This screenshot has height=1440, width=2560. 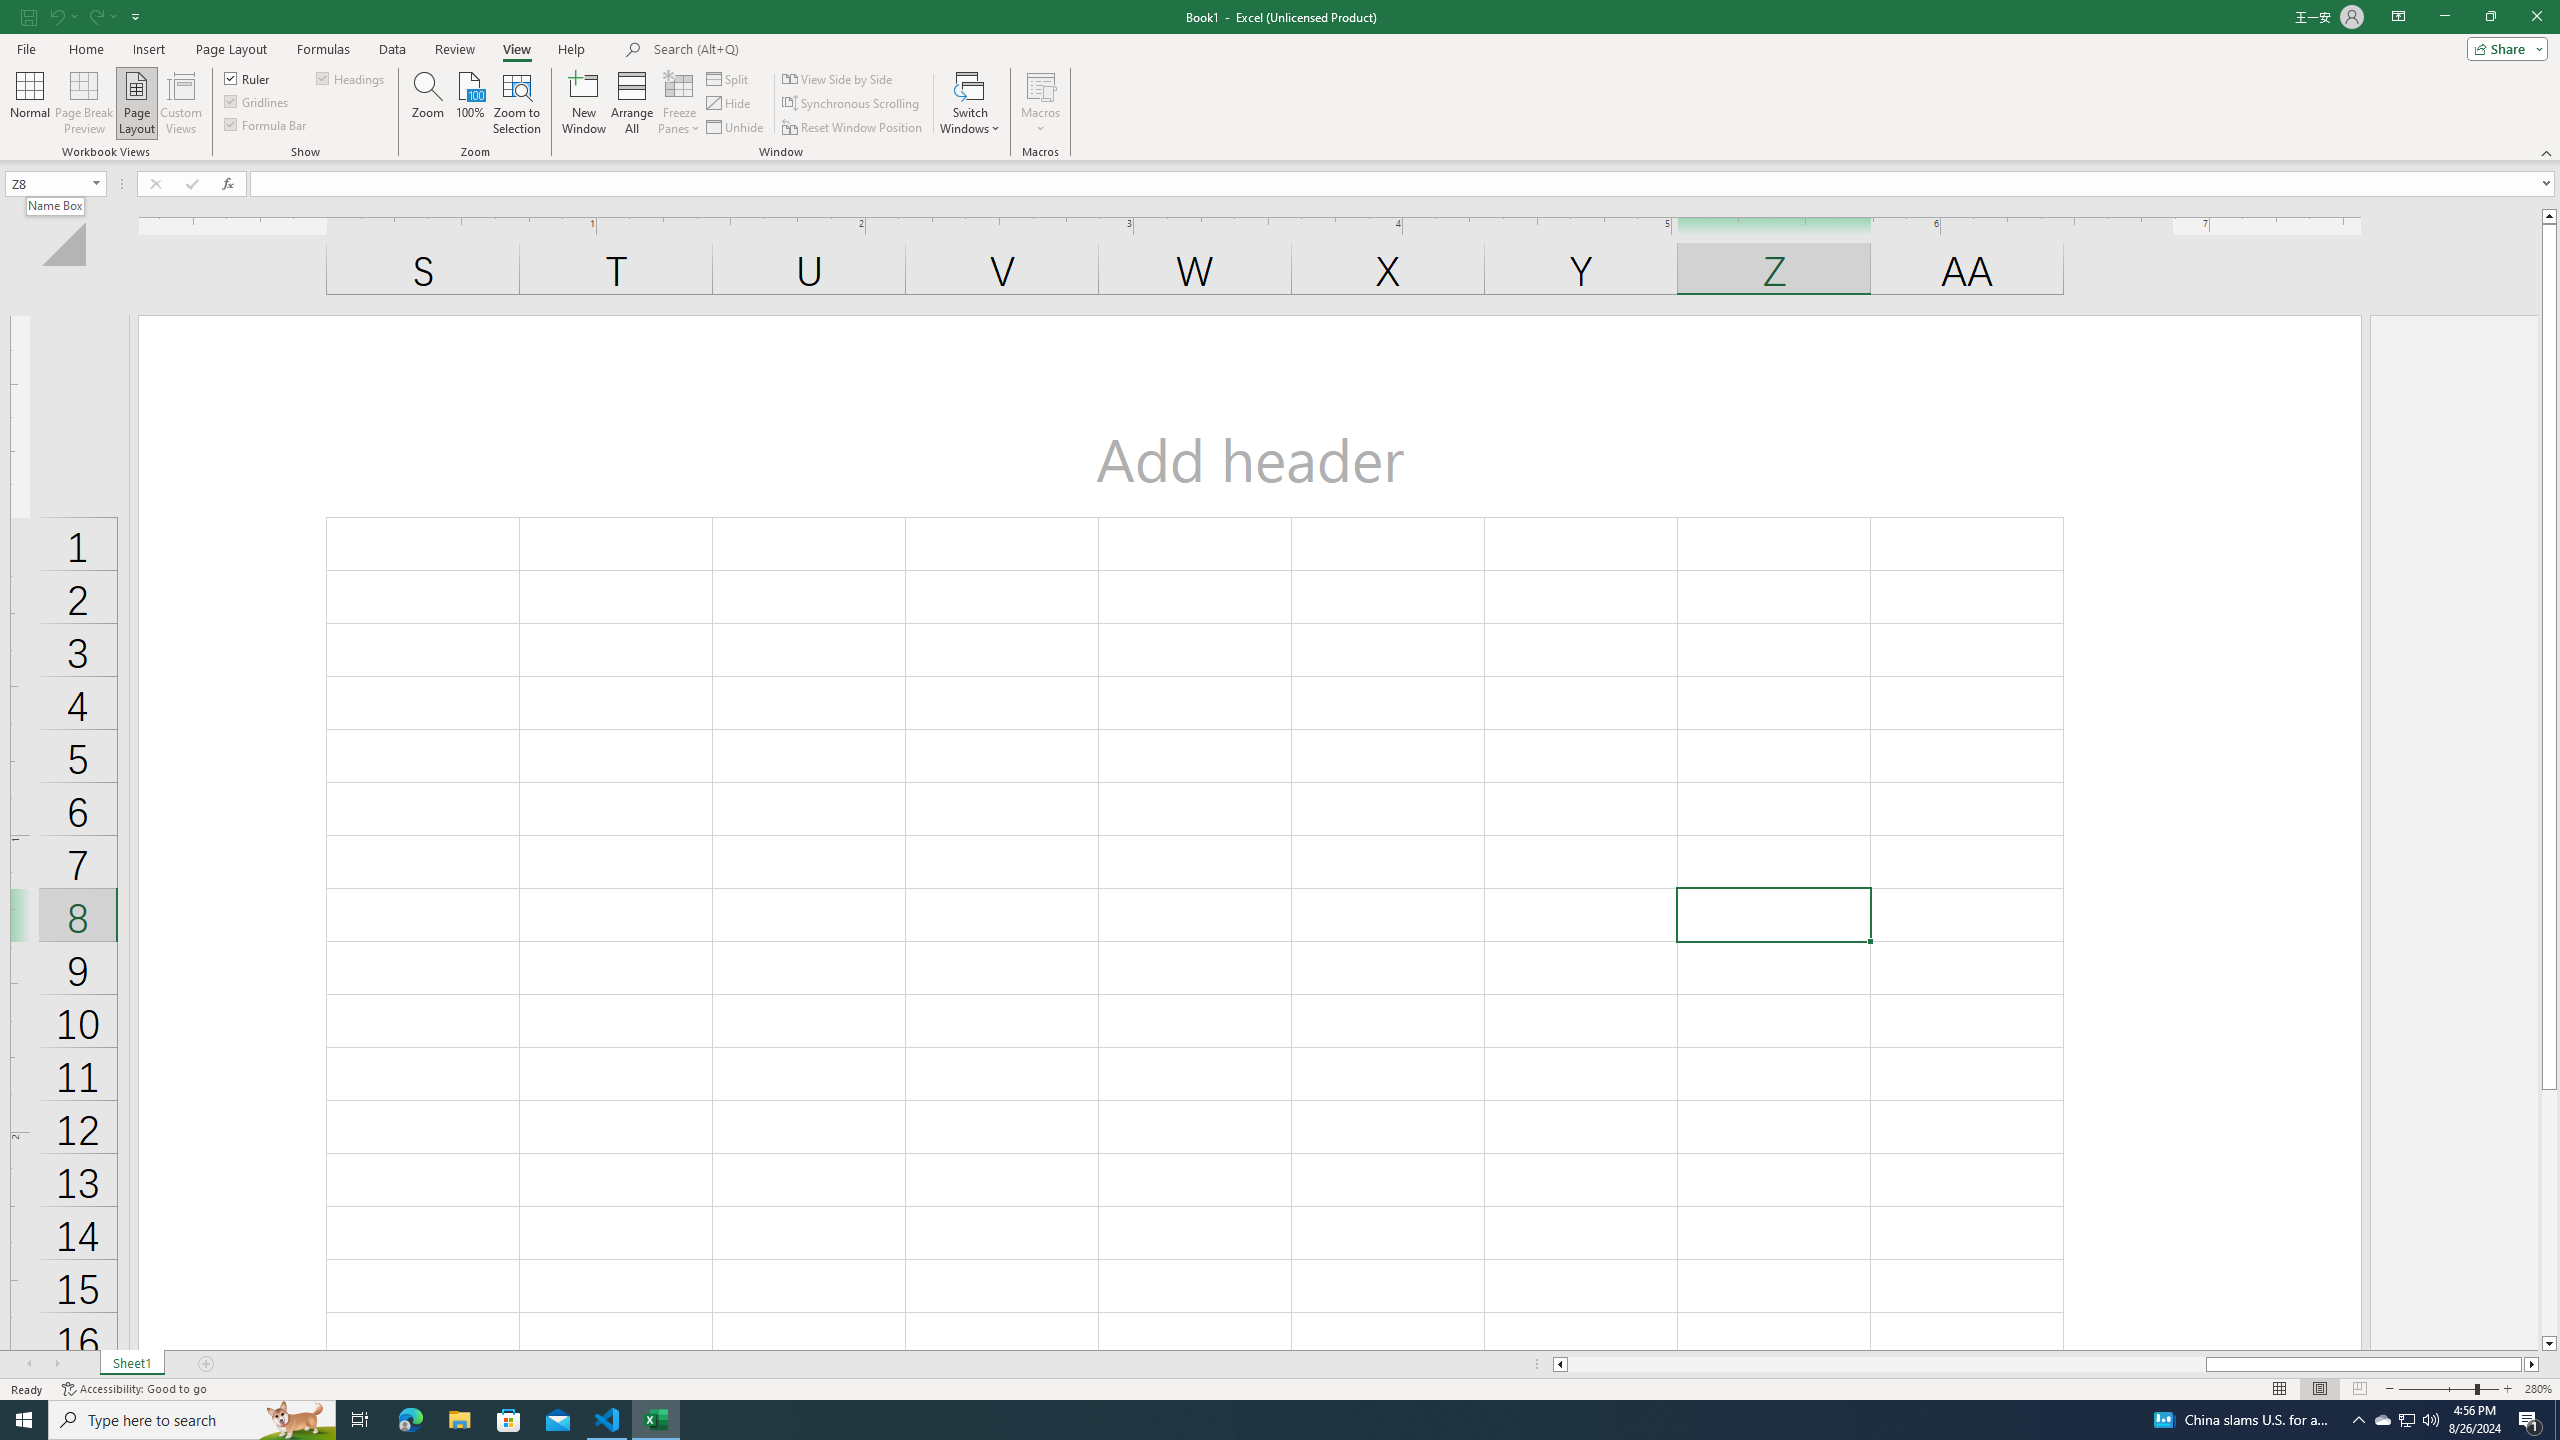 What do you see at coordinates (970, 103) in the screenshot?
I see `'Switch Windows'` at bounding box center [970, 103].